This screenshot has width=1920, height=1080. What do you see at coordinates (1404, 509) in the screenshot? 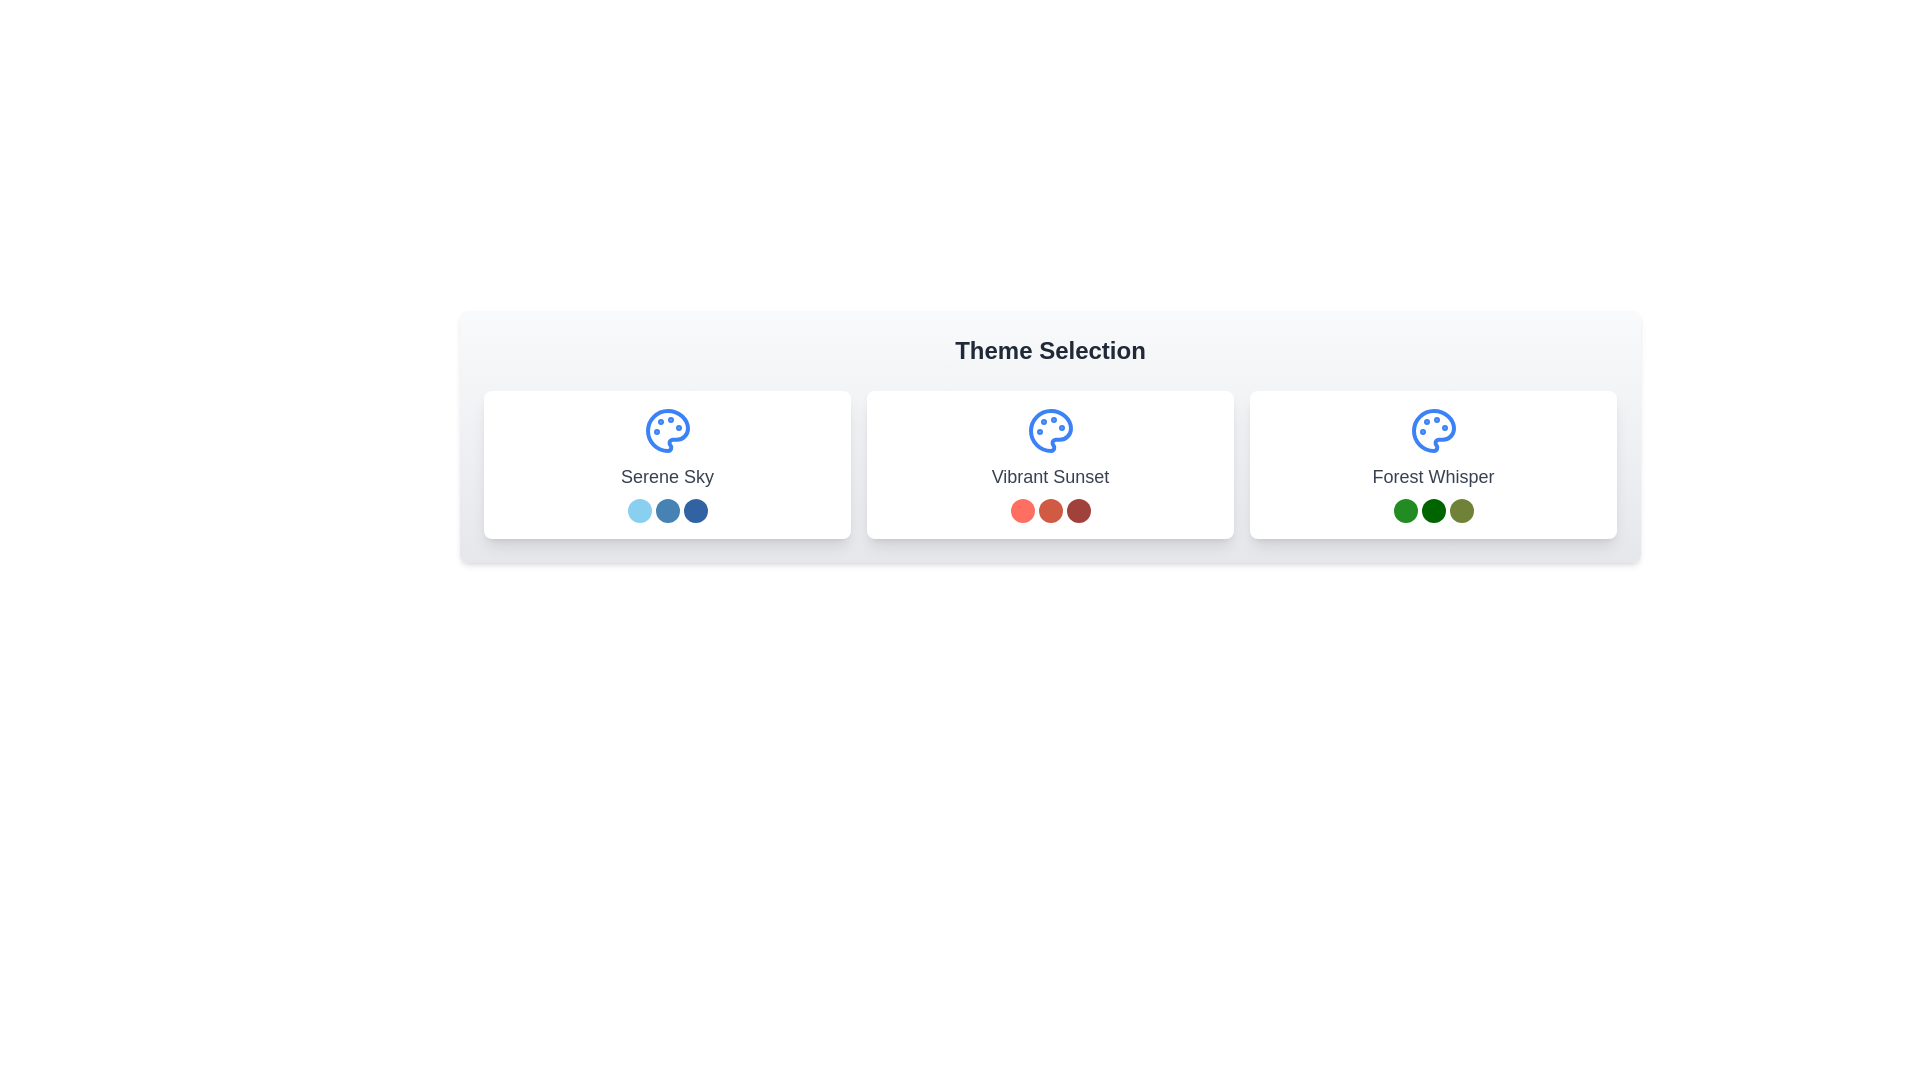
I see `the rounded green circle Color Indicator located below the title 'Forest Whisper' in the third card of the 'Theme Selection' section` at bounding box center [1404, 509].